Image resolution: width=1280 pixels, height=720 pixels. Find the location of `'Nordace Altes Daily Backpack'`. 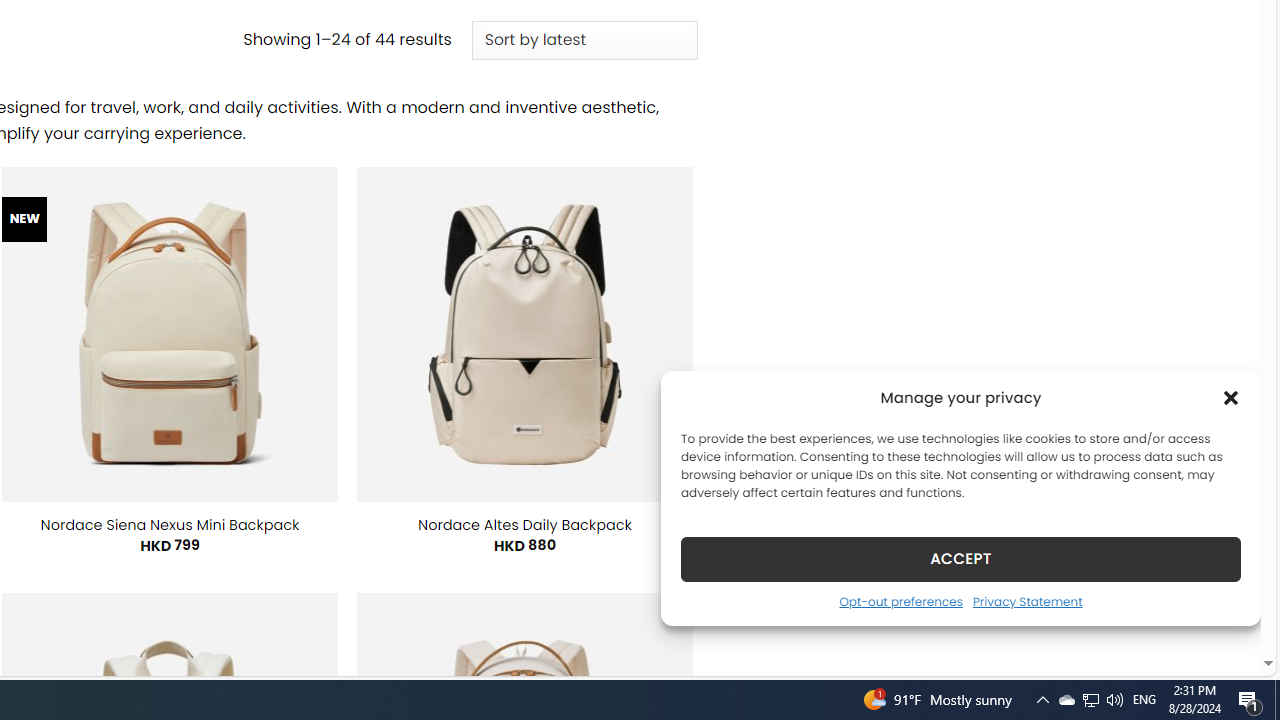

'Nordace Altes Daily Backpack' is located at coordinates (525, 523).